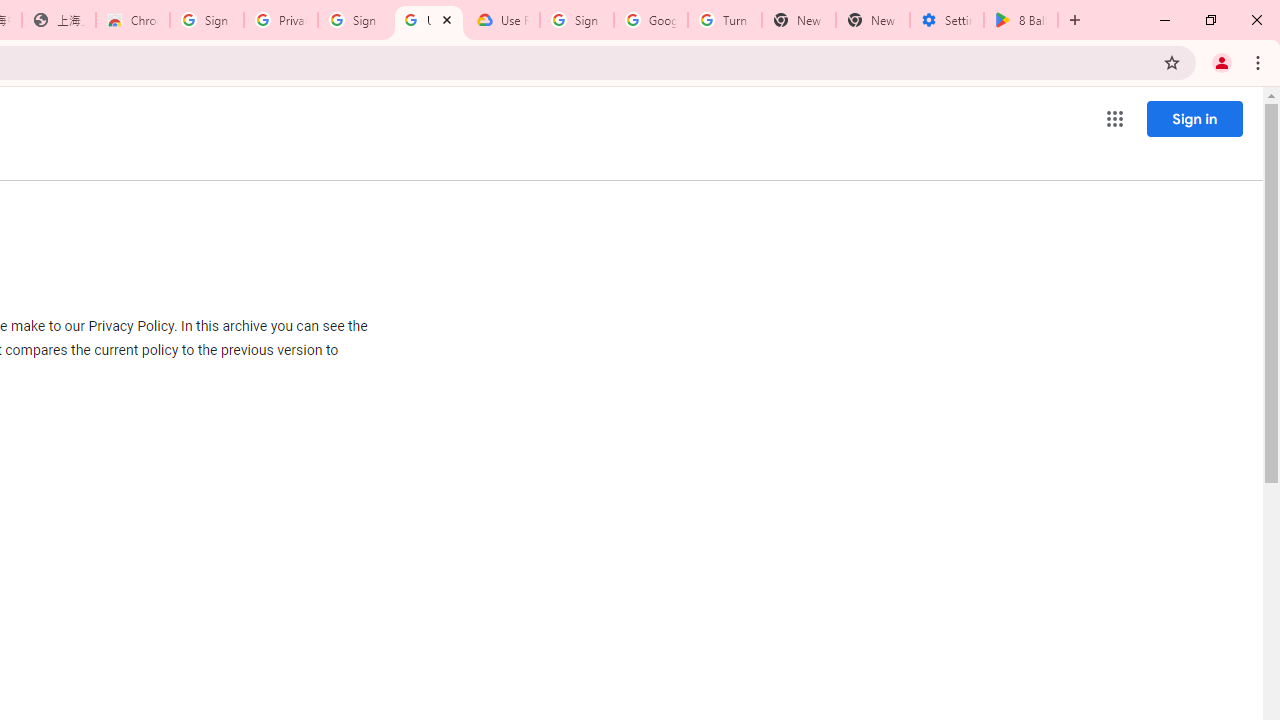 This screenshot has height=720, width=1280. Describe the element at coordinates (723, 20) in the screenshot. I see `'Turn cookies on or off - Computer - Google Account Help'` at that location.